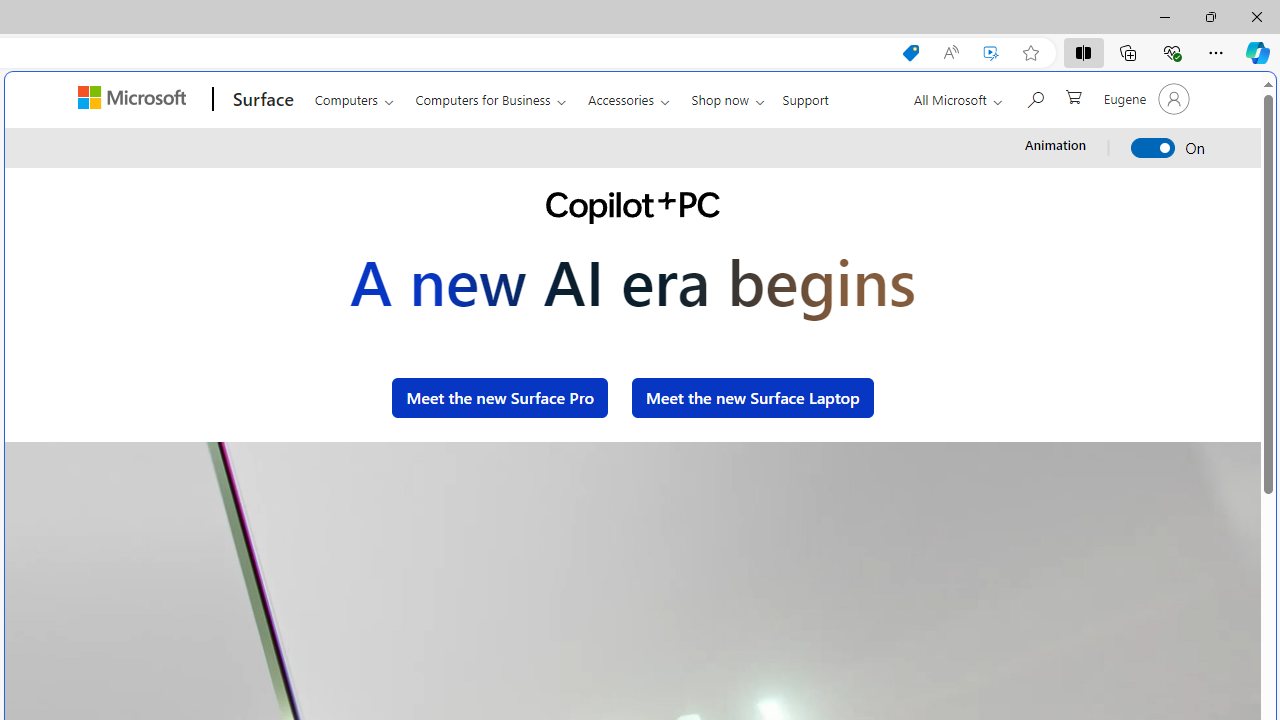 The width and height of the screenshot is (1280, 720). I want to click on '0 items in shopping cart', so click(1072, 95).